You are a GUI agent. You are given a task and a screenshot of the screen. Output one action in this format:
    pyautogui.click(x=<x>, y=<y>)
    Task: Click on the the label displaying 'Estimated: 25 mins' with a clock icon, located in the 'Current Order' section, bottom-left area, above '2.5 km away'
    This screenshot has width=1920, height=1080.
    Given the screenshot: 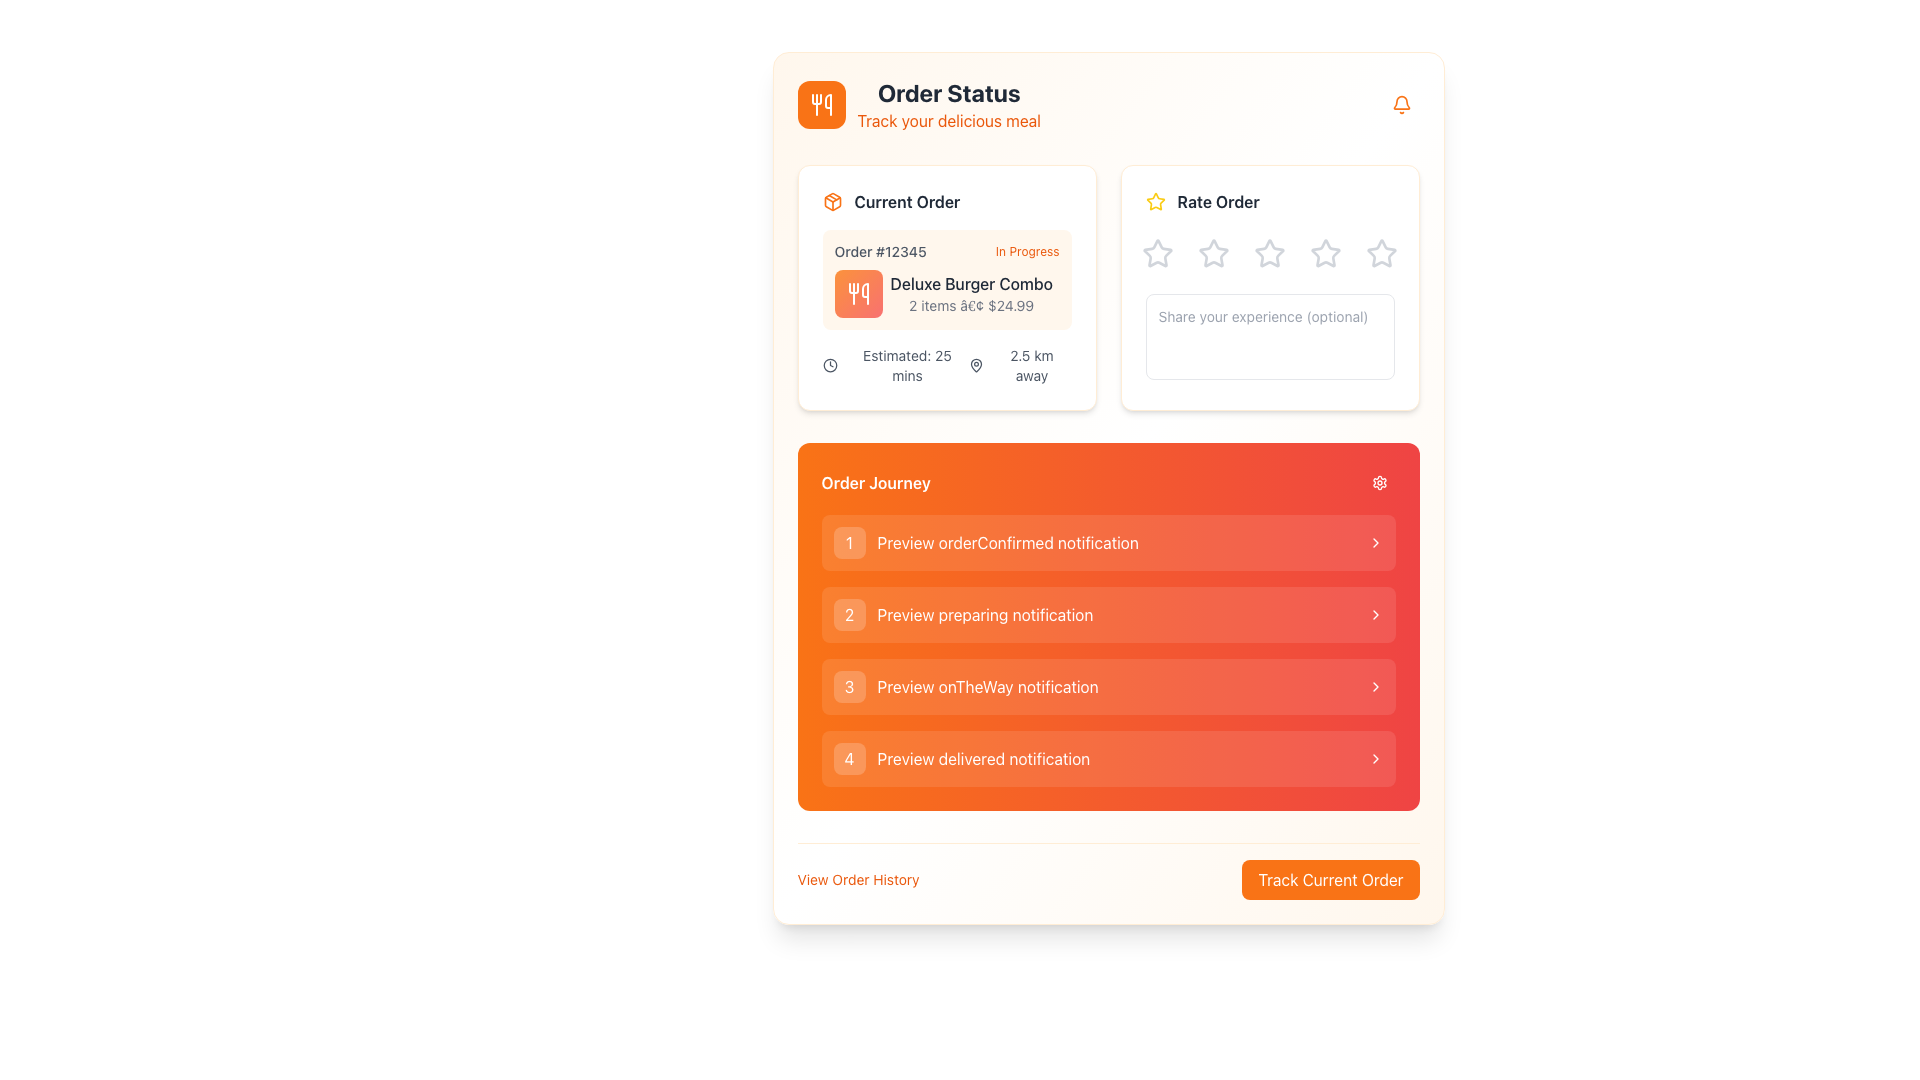 What is the action you would take?
    pyautogui.click(x=894, y=366)
    